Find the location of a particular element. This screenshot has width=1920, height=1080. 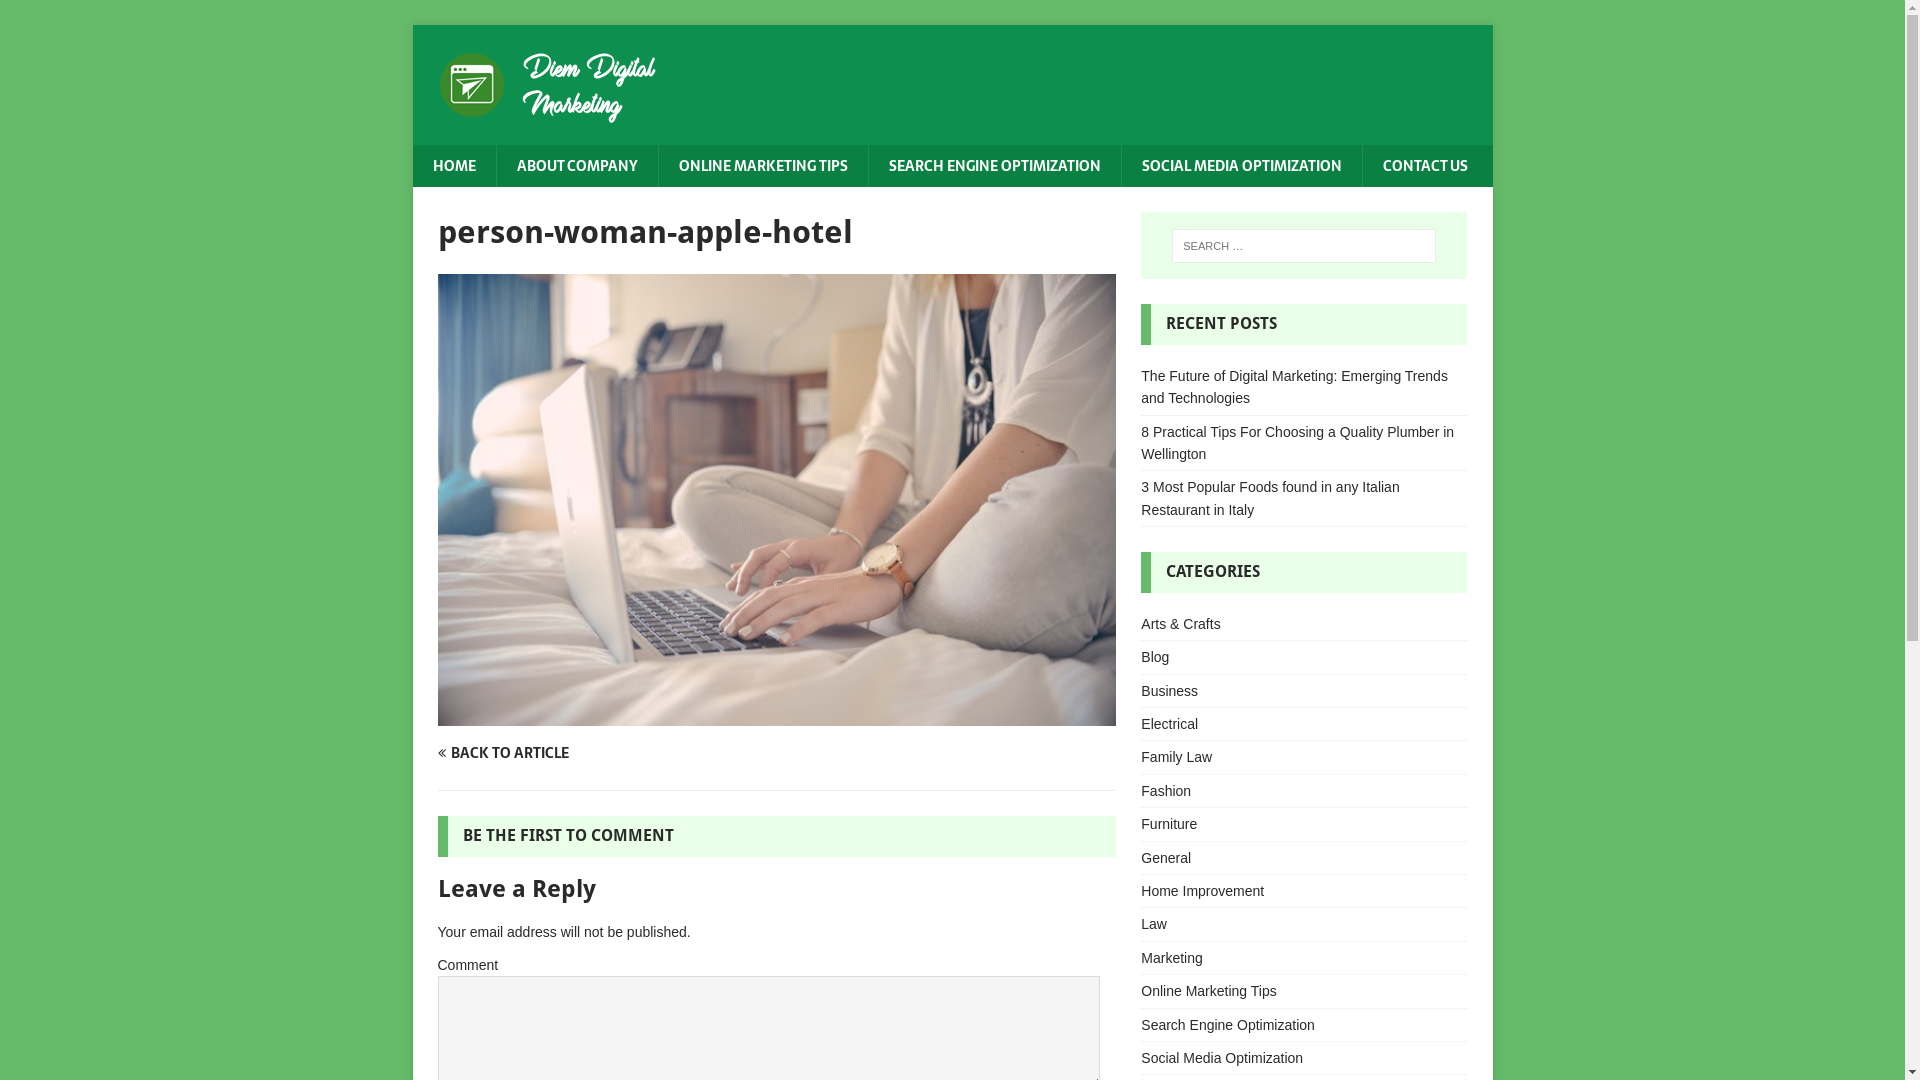

'Search' is located at coordinates (75, 15).